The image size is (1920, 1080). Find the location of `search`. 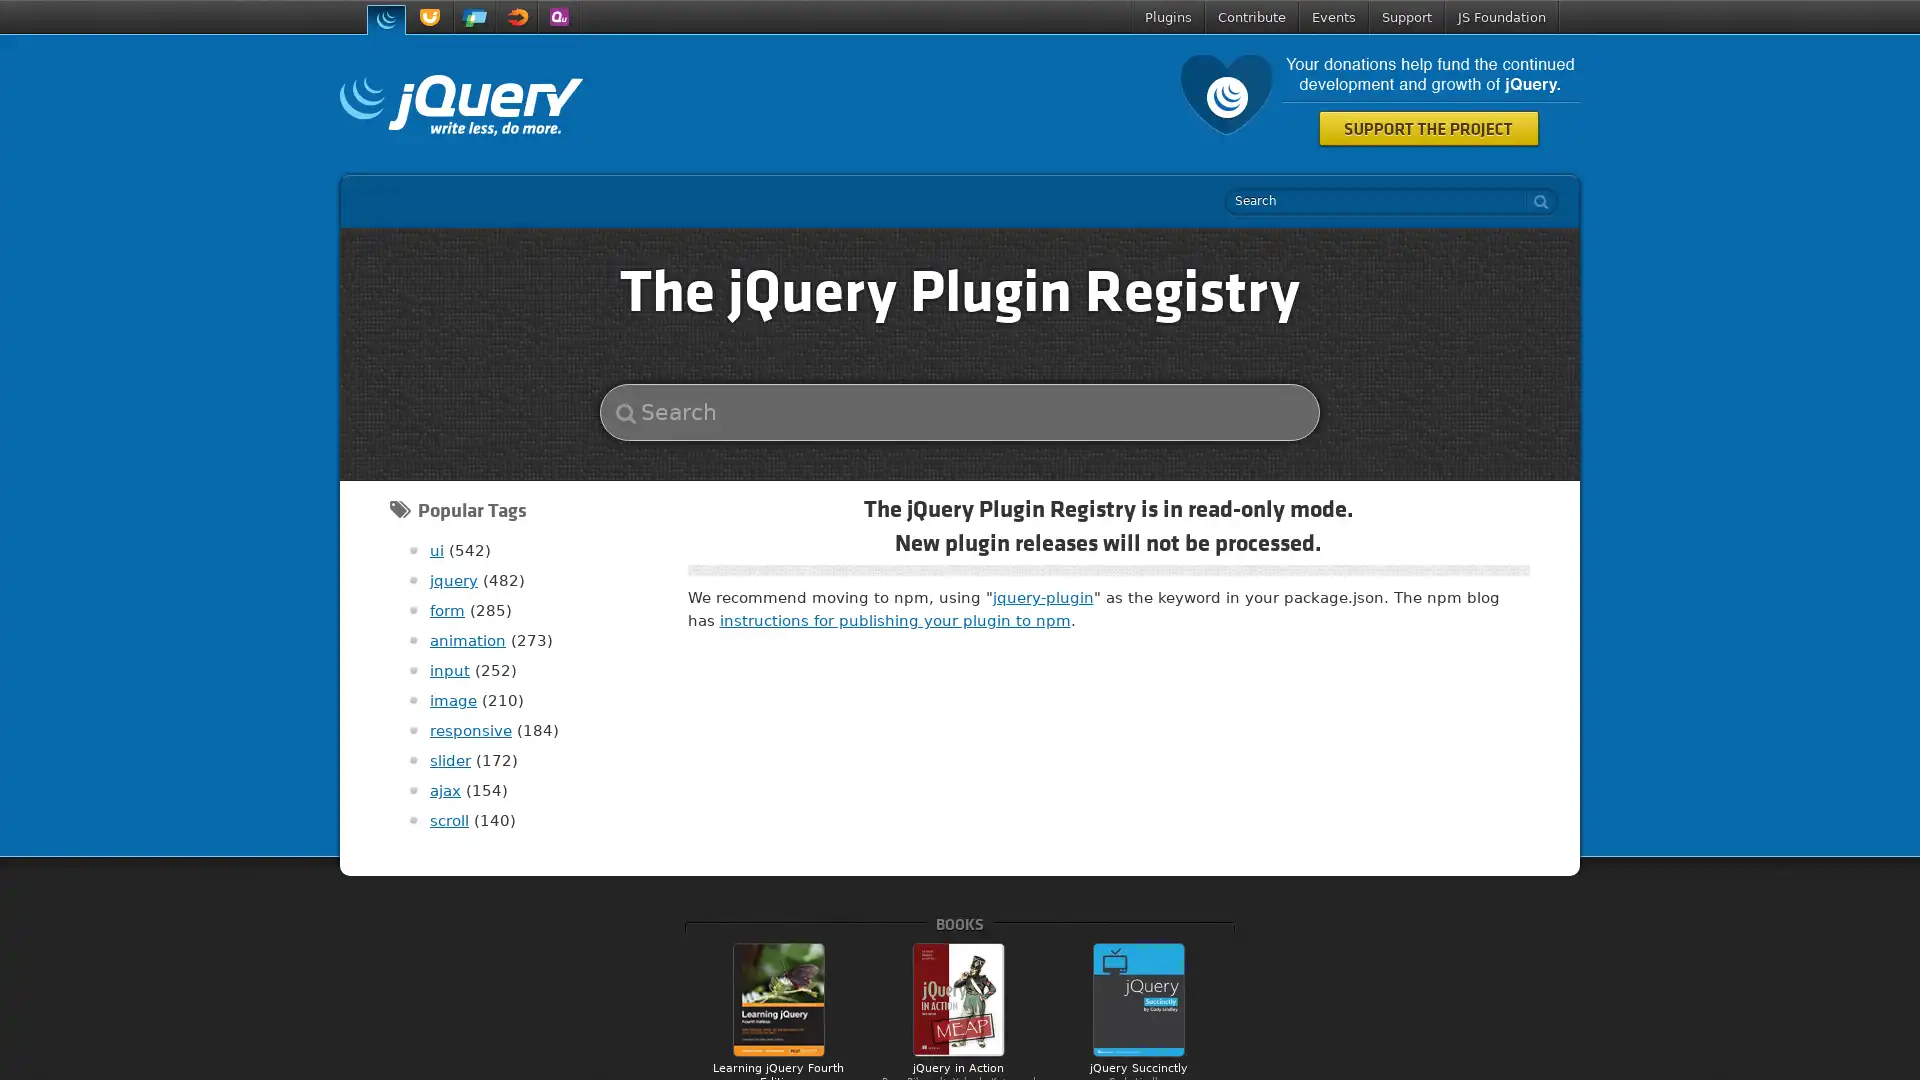

search is located at coordinates (624, 411).